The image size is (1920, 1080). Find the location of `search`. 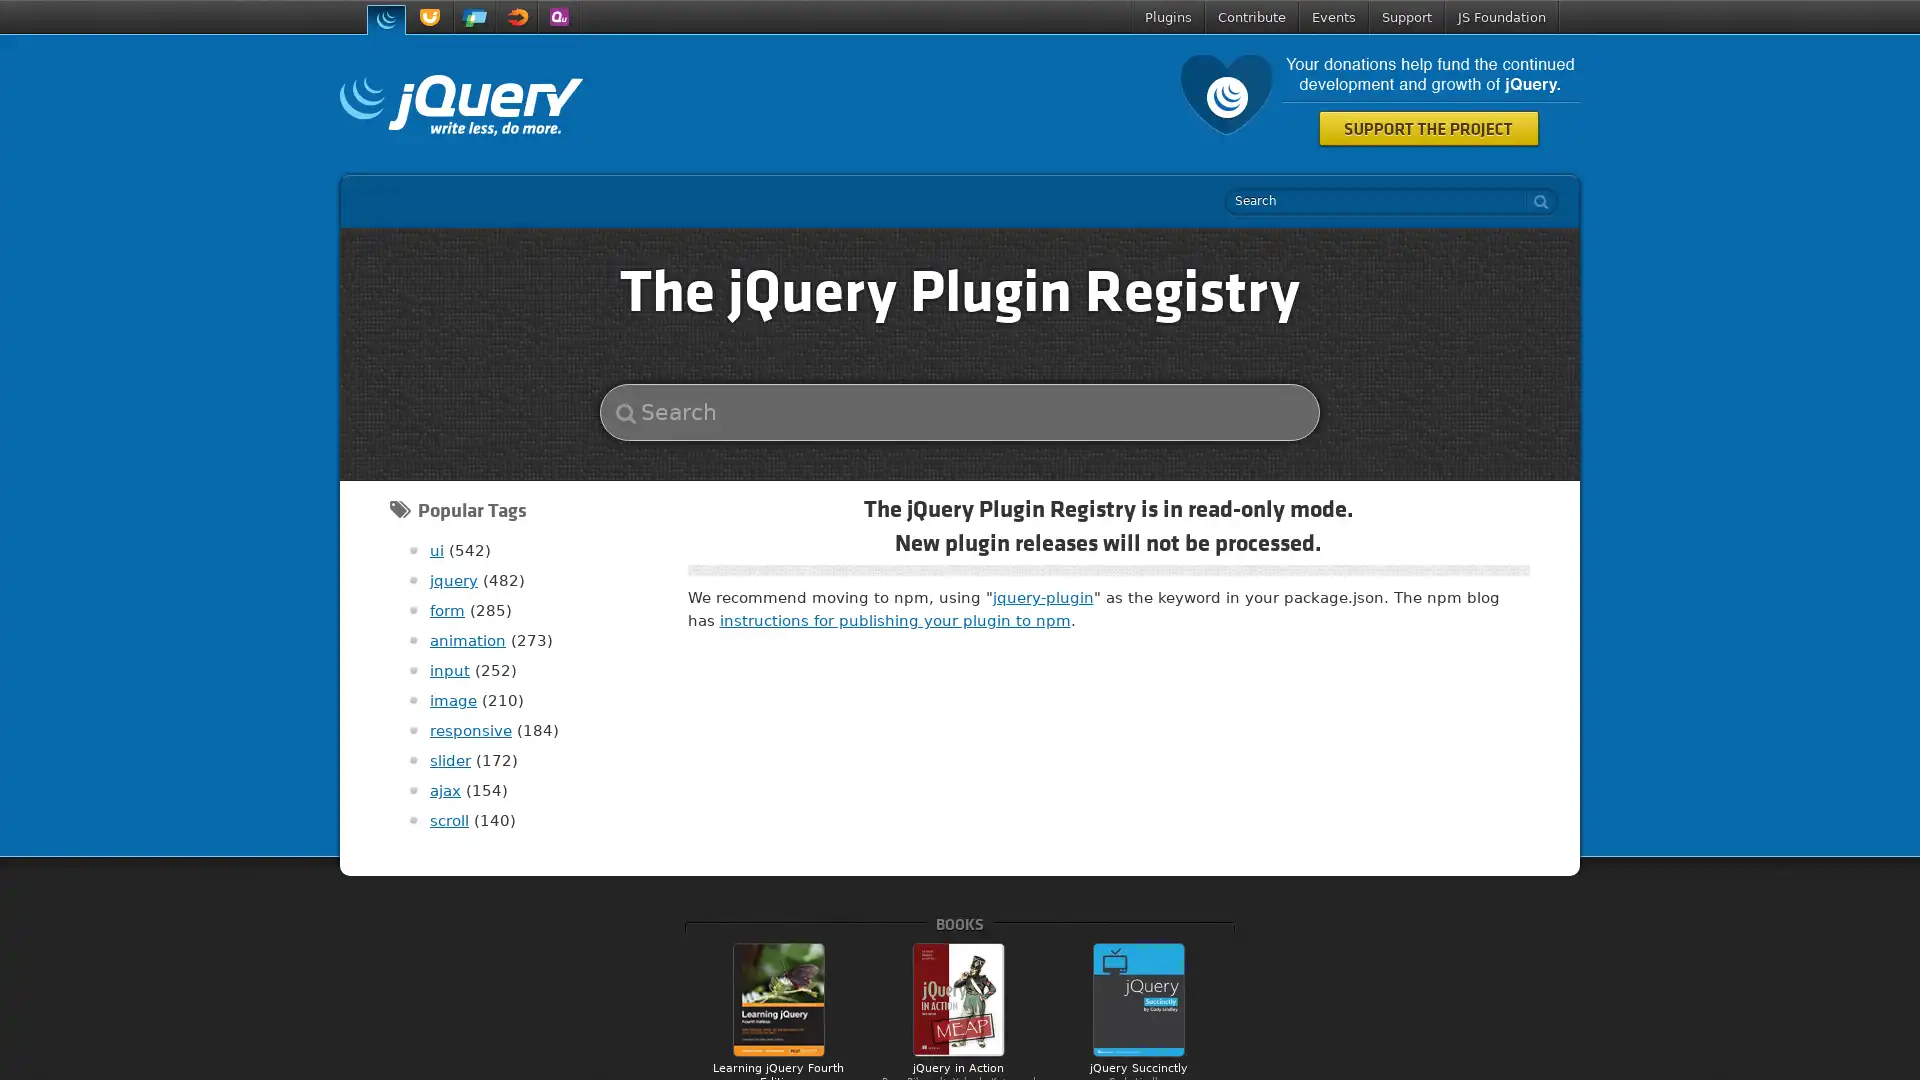

search is located at coordinates (624, 411).